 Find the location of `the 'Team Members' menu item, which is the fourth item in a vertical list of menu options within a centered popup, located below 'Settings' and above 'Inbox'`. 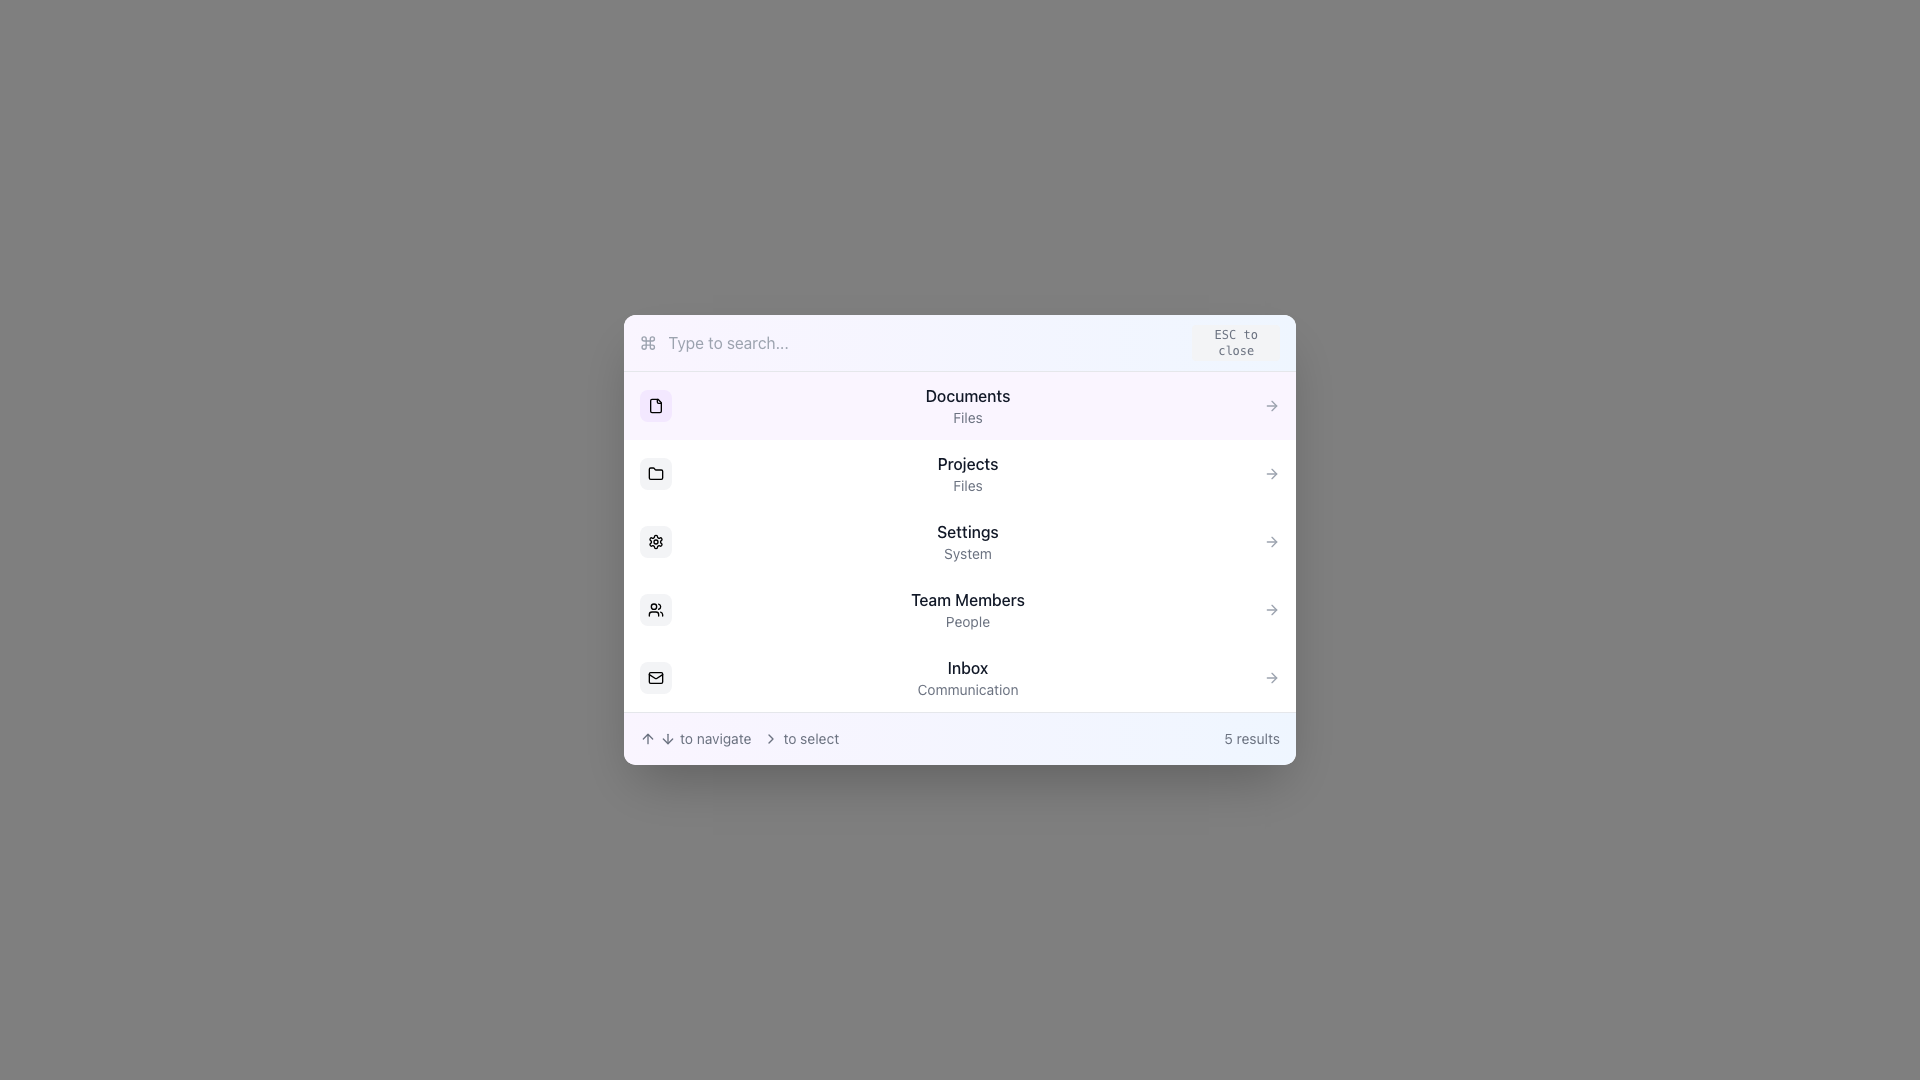

the 'Team Members' menu item, which is the fourth item in a vertical list of menu options within a centered popup, located below 'Settings' and above 'Inbox' is located at coordinates (968, 608).